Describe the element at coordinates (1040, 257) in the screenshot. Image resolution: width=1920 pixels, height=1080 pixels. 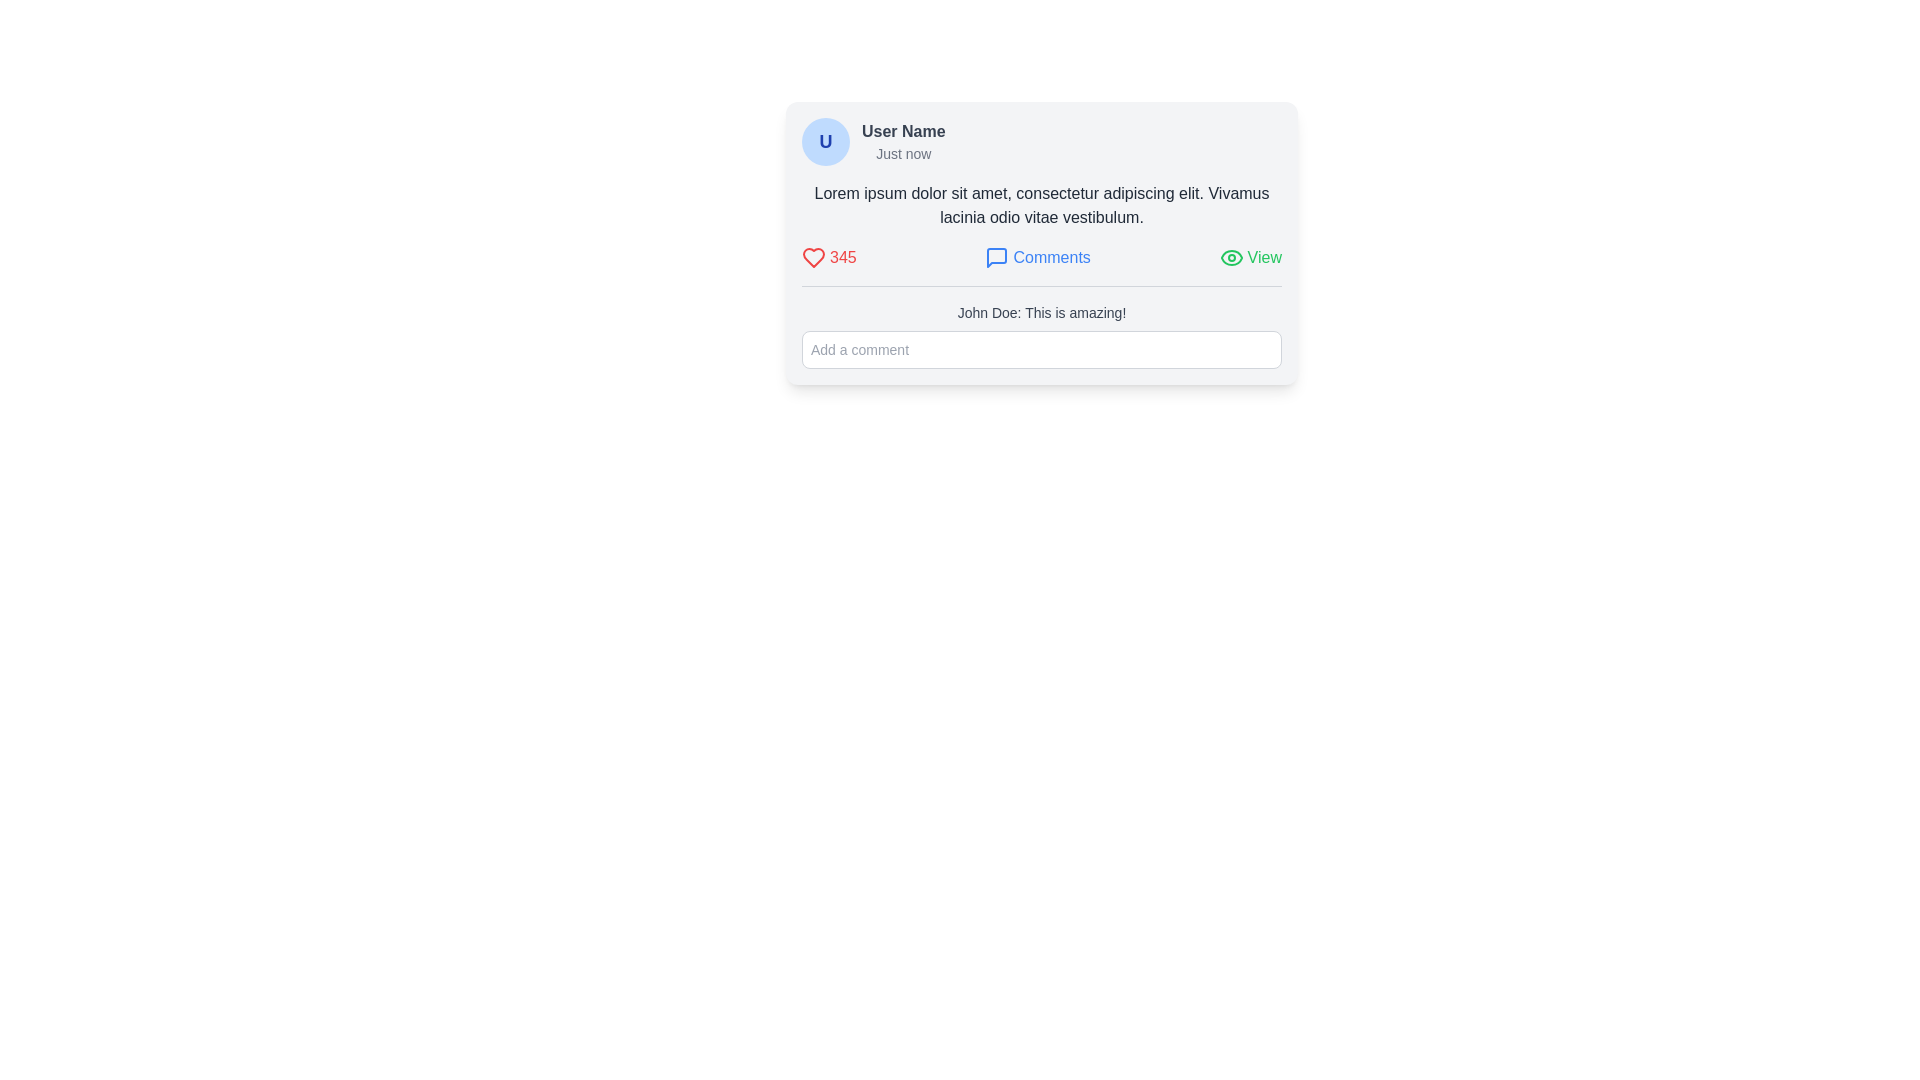
I see `the 'View' text in the toolbar located below the post content and above the user comment section` at that location.